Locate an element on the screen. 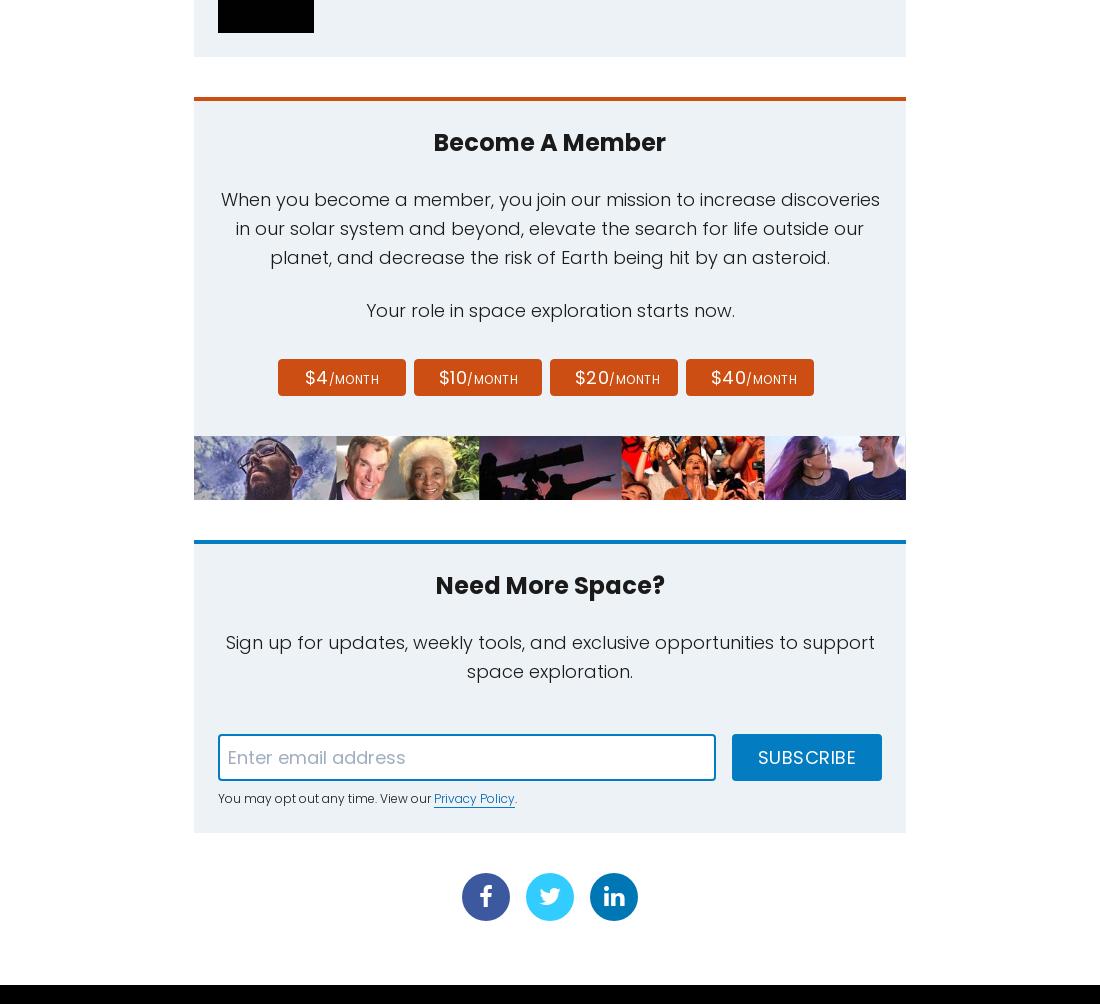 Image resolution: width=1100 pixels, height=1004 pixels. 'Need More Space?' is located at coordinates (549, 584).